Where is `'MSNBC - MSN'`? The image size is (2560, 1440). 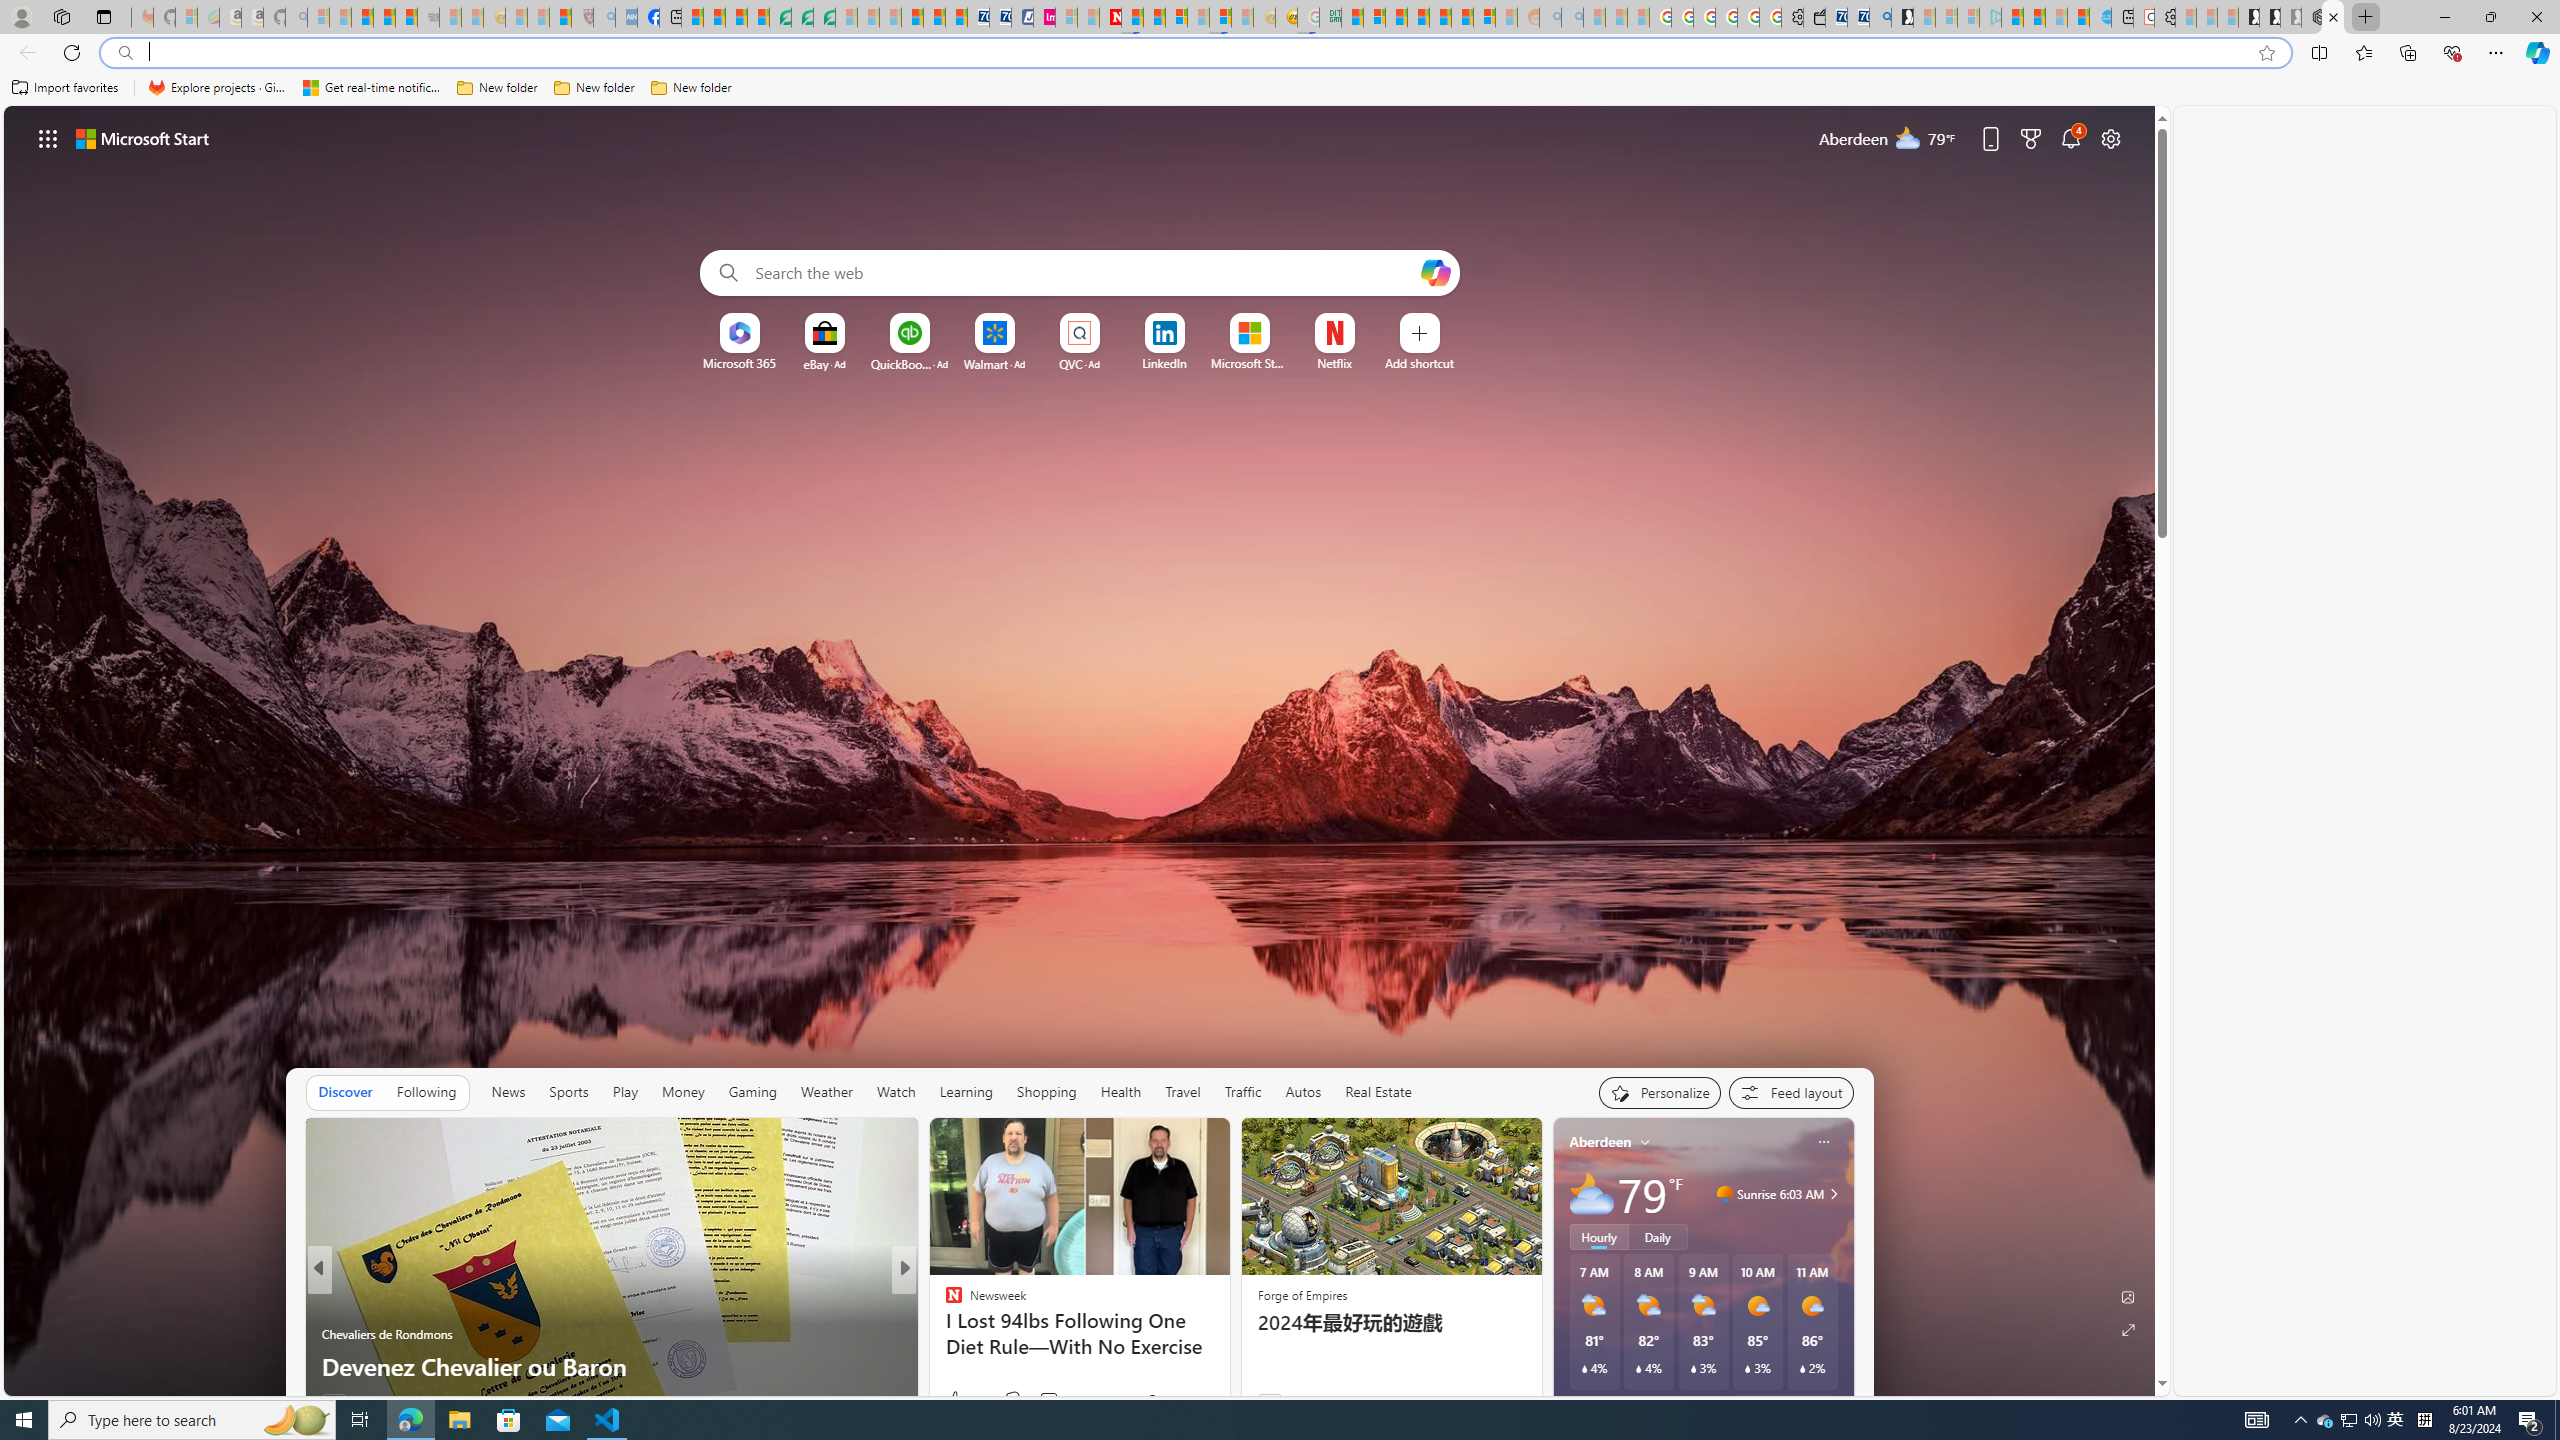
'MSNBC - MSN' is located at coordinates (1352, 16).